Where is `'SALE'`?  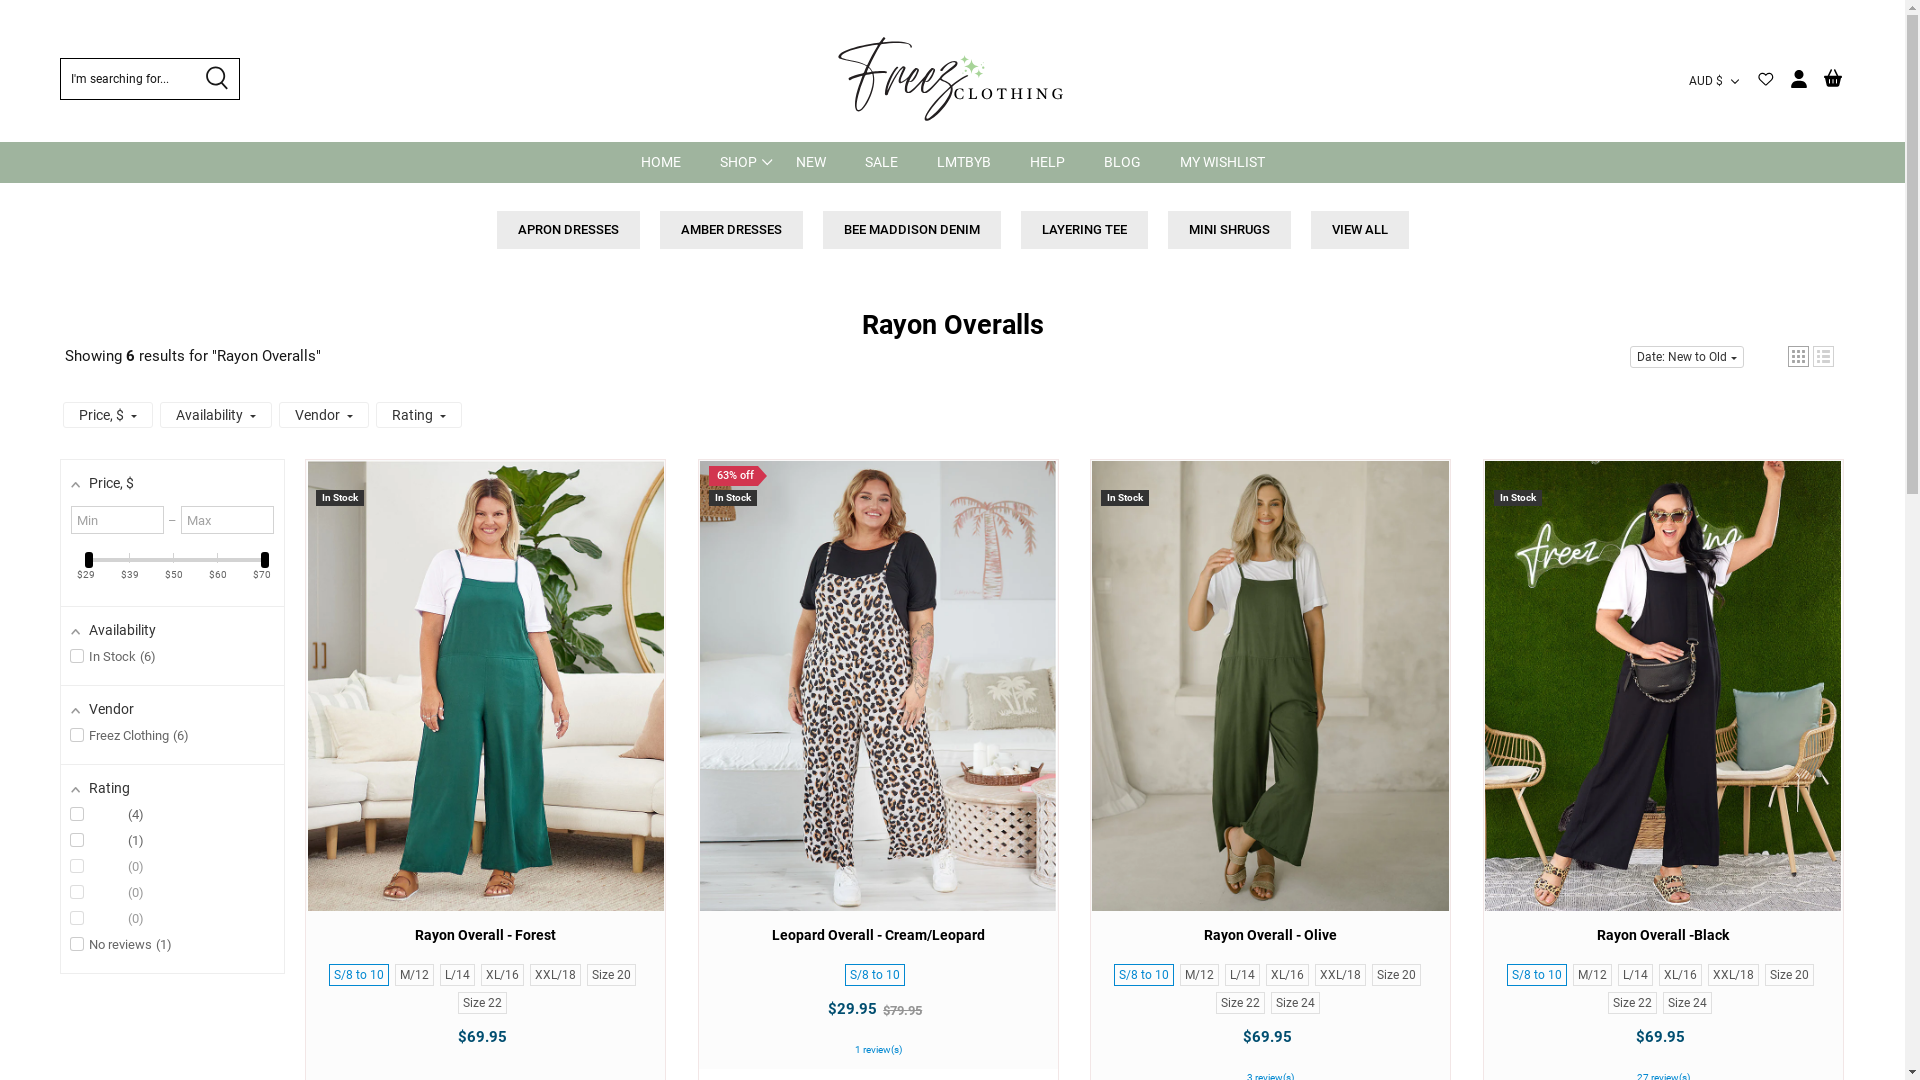 'SALE' is located at coordinates (880, 161).